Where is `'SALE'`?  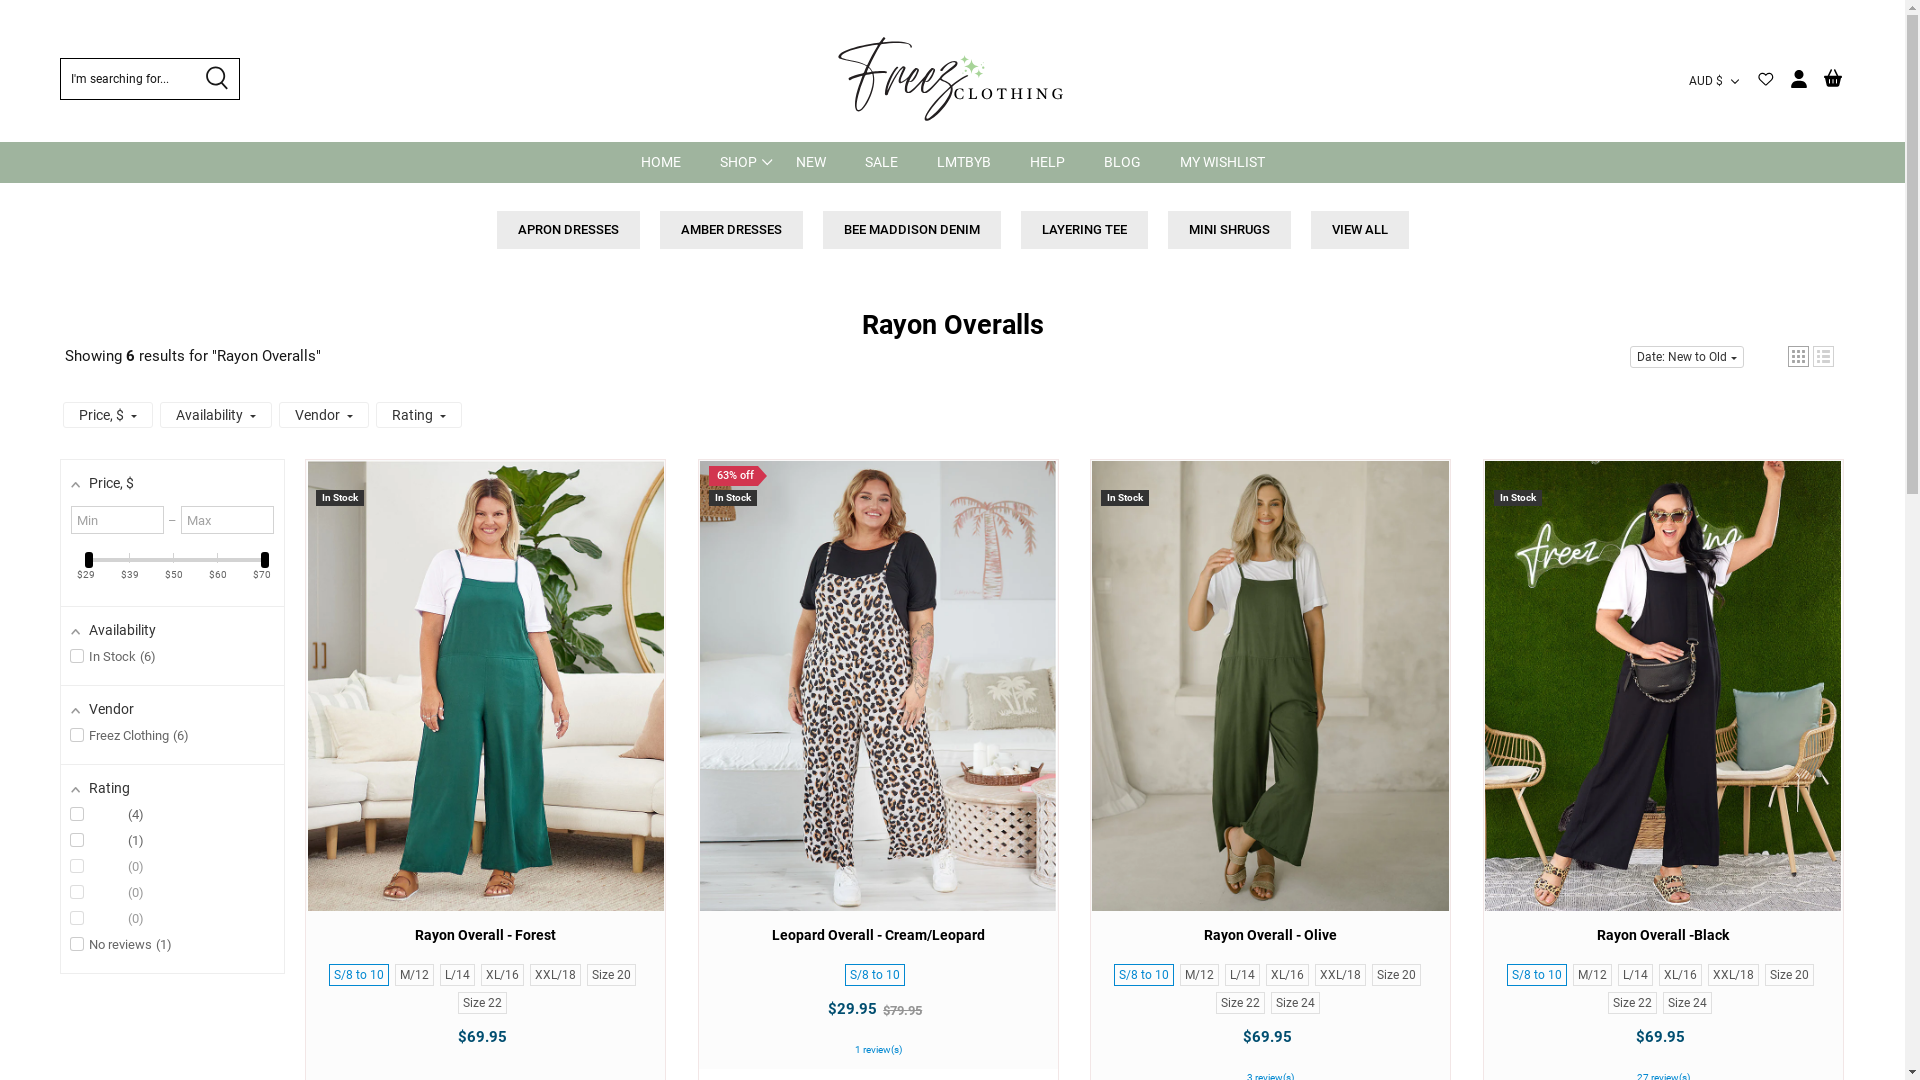 'SALE' is located at coordinates (880, 161).